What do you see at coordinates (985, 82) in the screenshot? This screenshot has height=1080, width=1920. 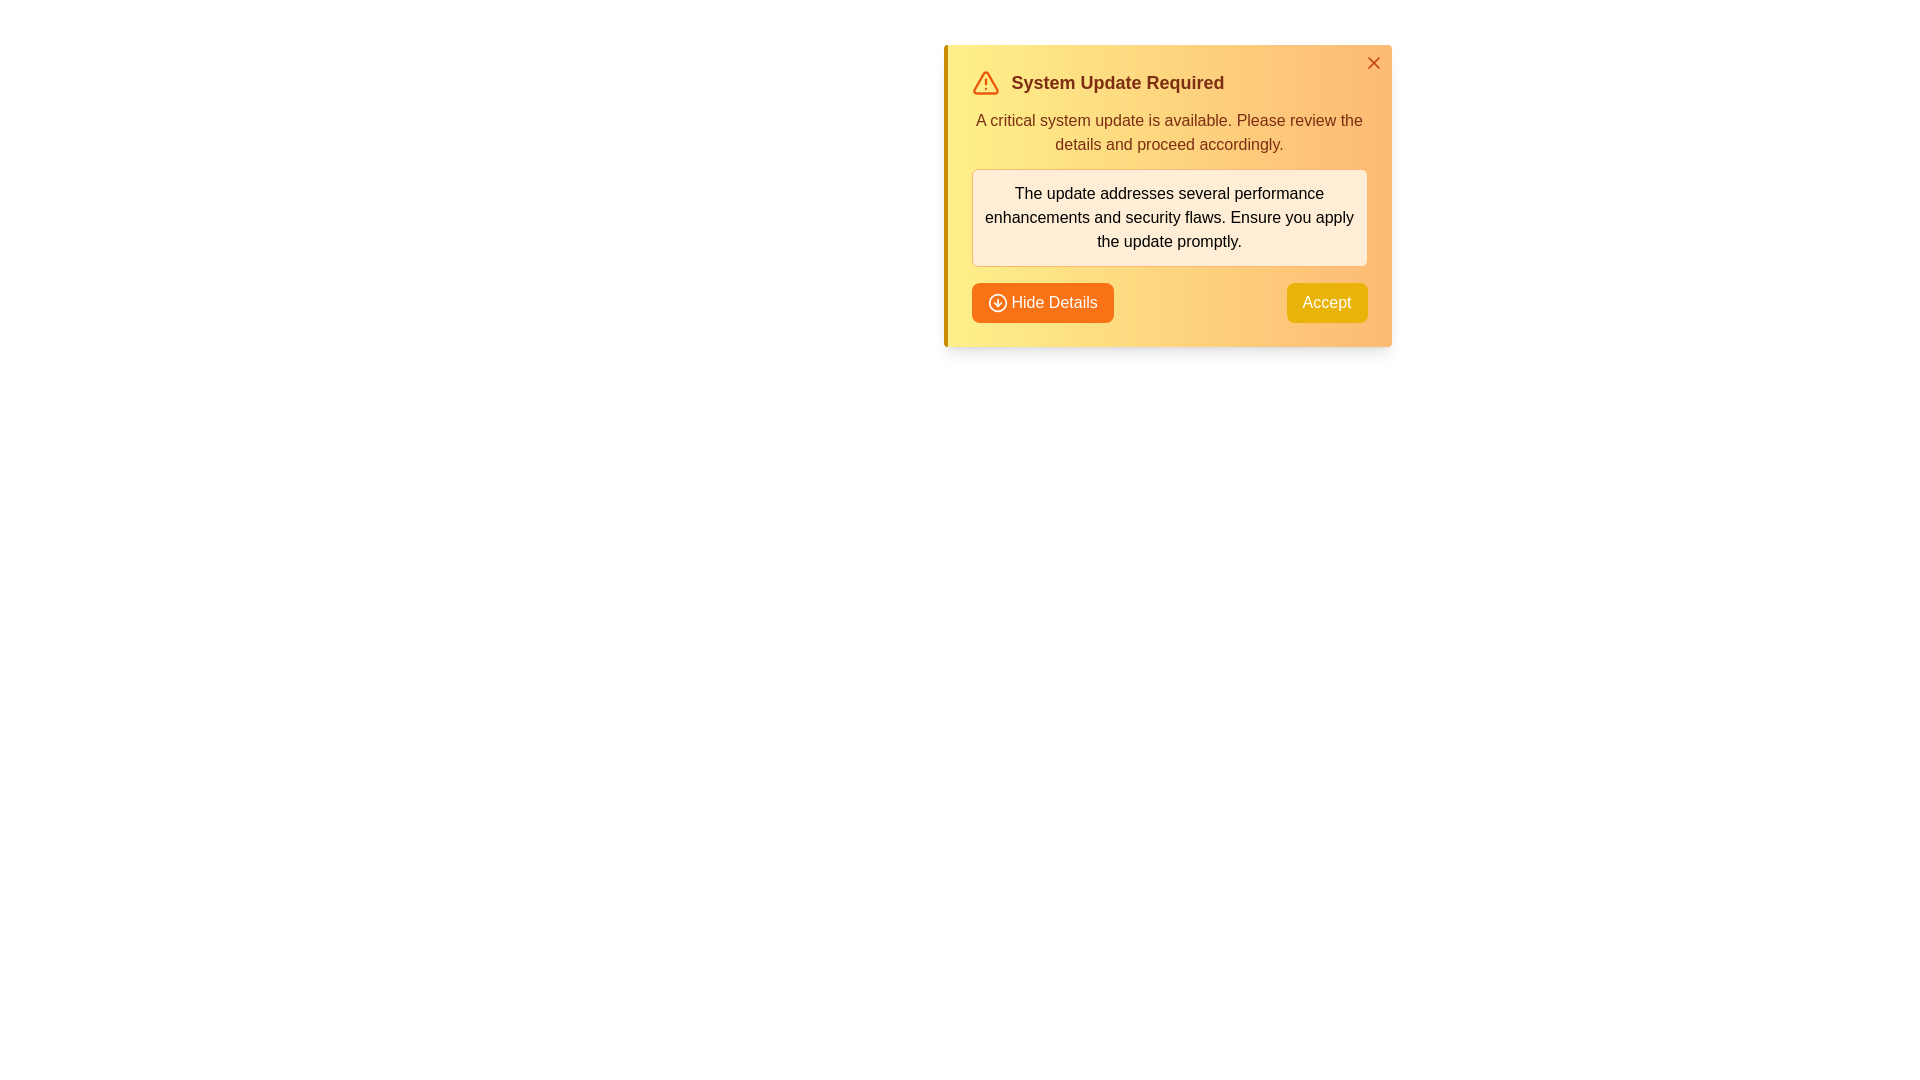 I see `the warning_triangle icon in the notification` at bounding box center [985, 82].